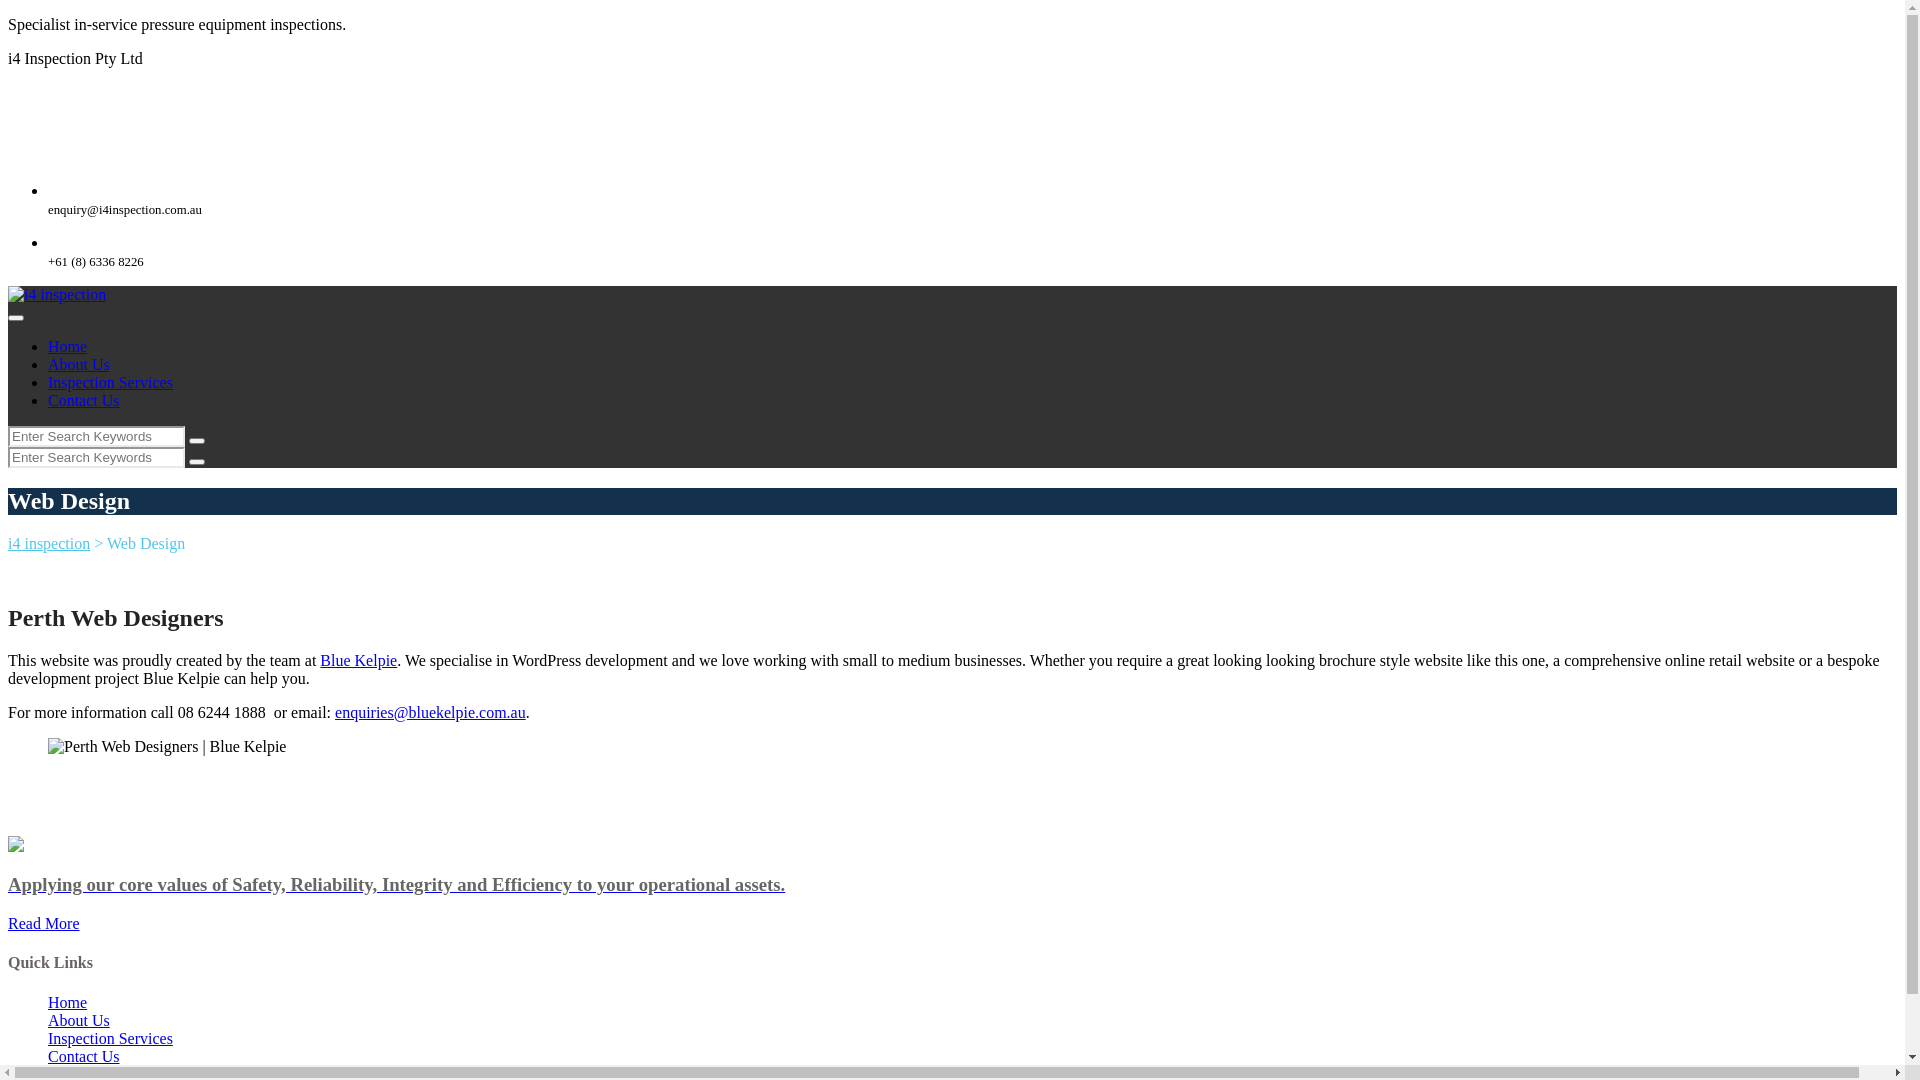  I want to click on 'i4 inspection', so click(48, 543).